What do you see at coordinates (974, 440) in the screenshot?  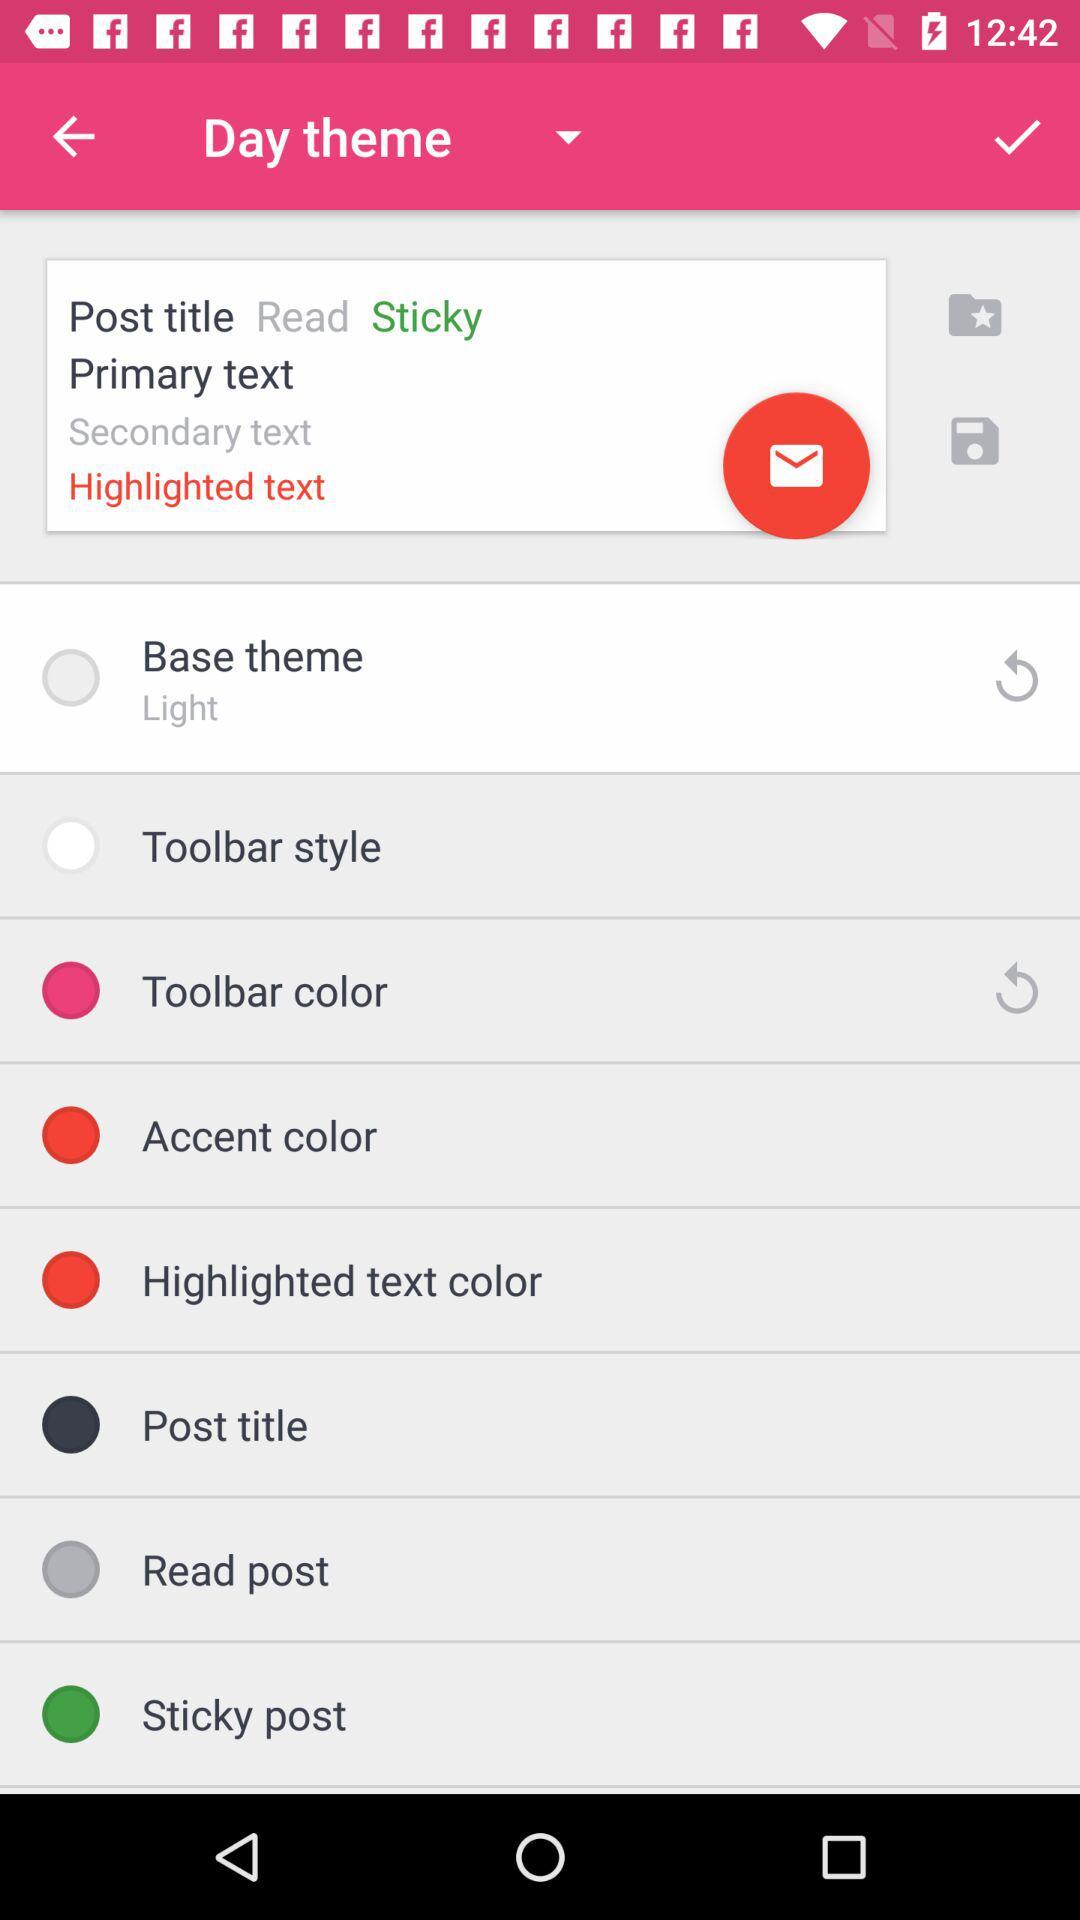 I see `the save icon` at bounding box center [974, 440].